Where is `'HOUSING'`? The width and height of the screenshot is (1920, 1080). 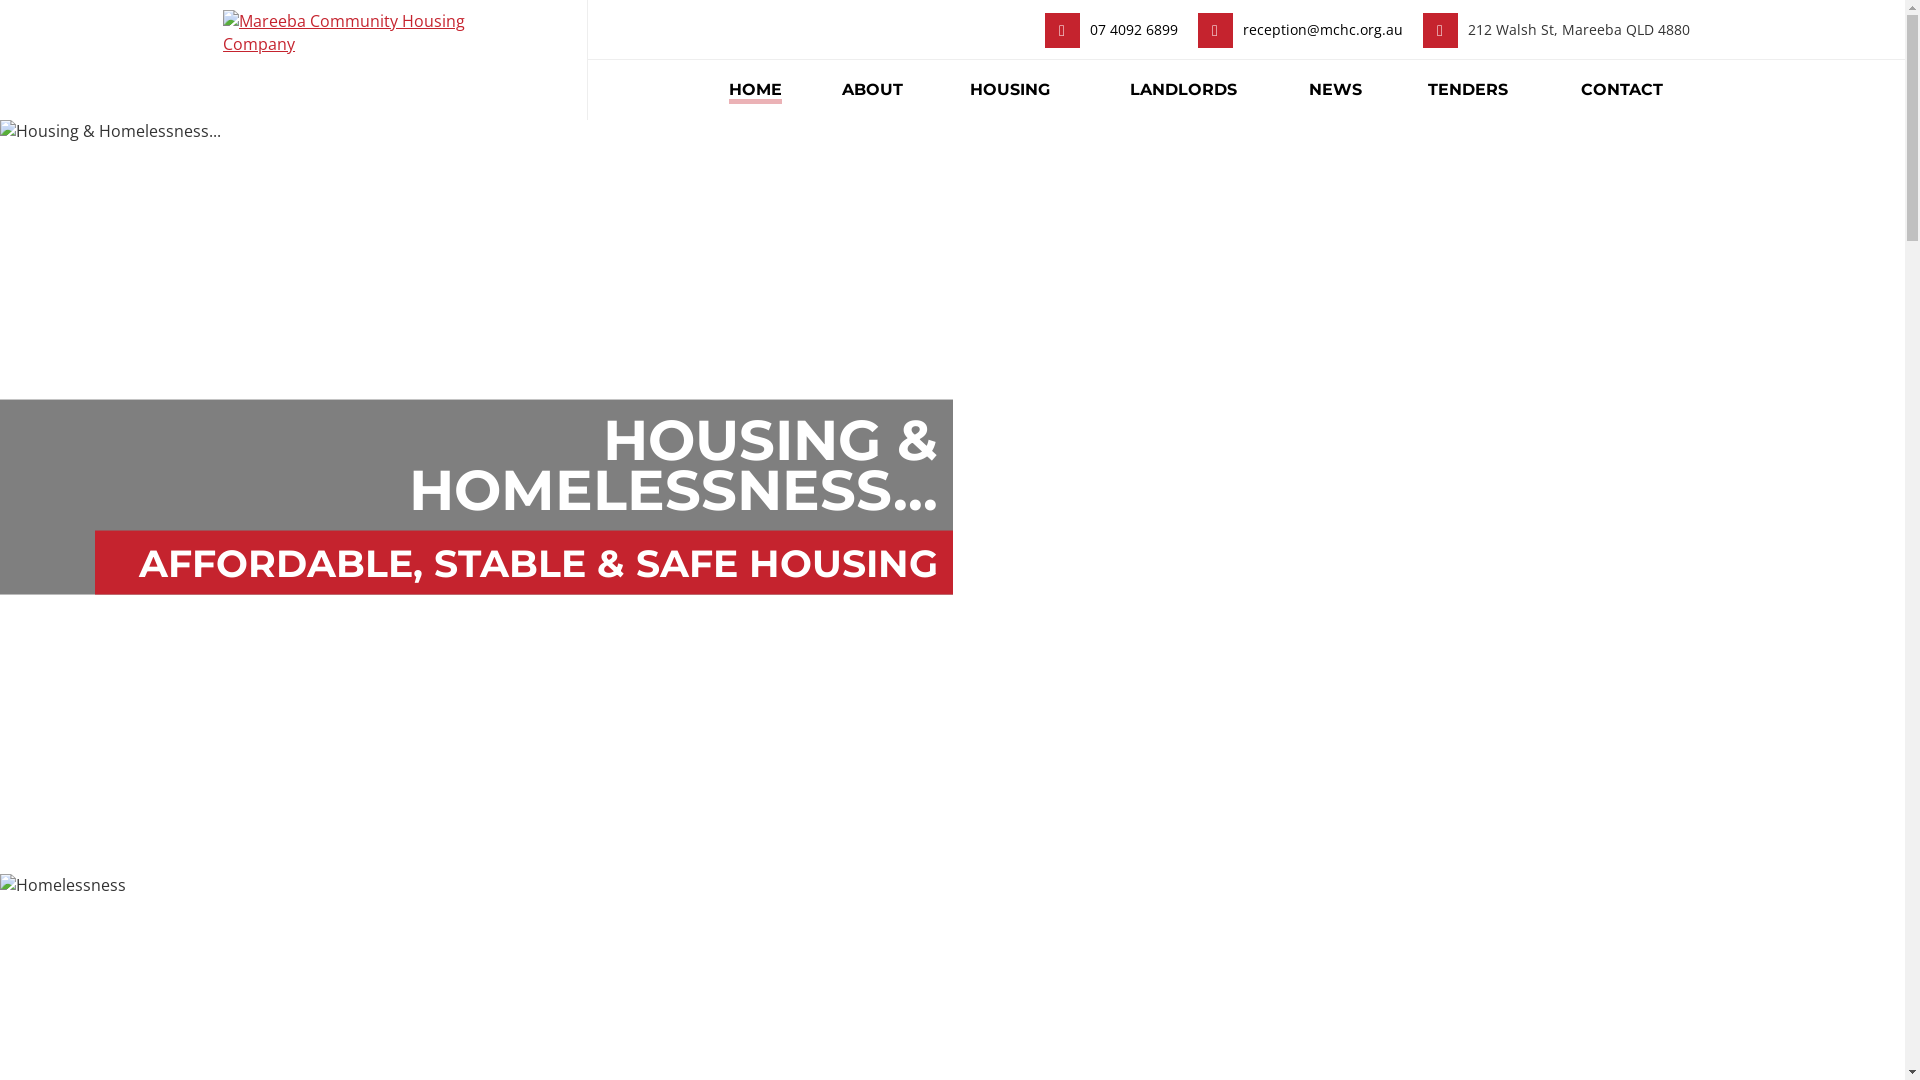
'HOUSING' is located at coordinates (1009, 88).